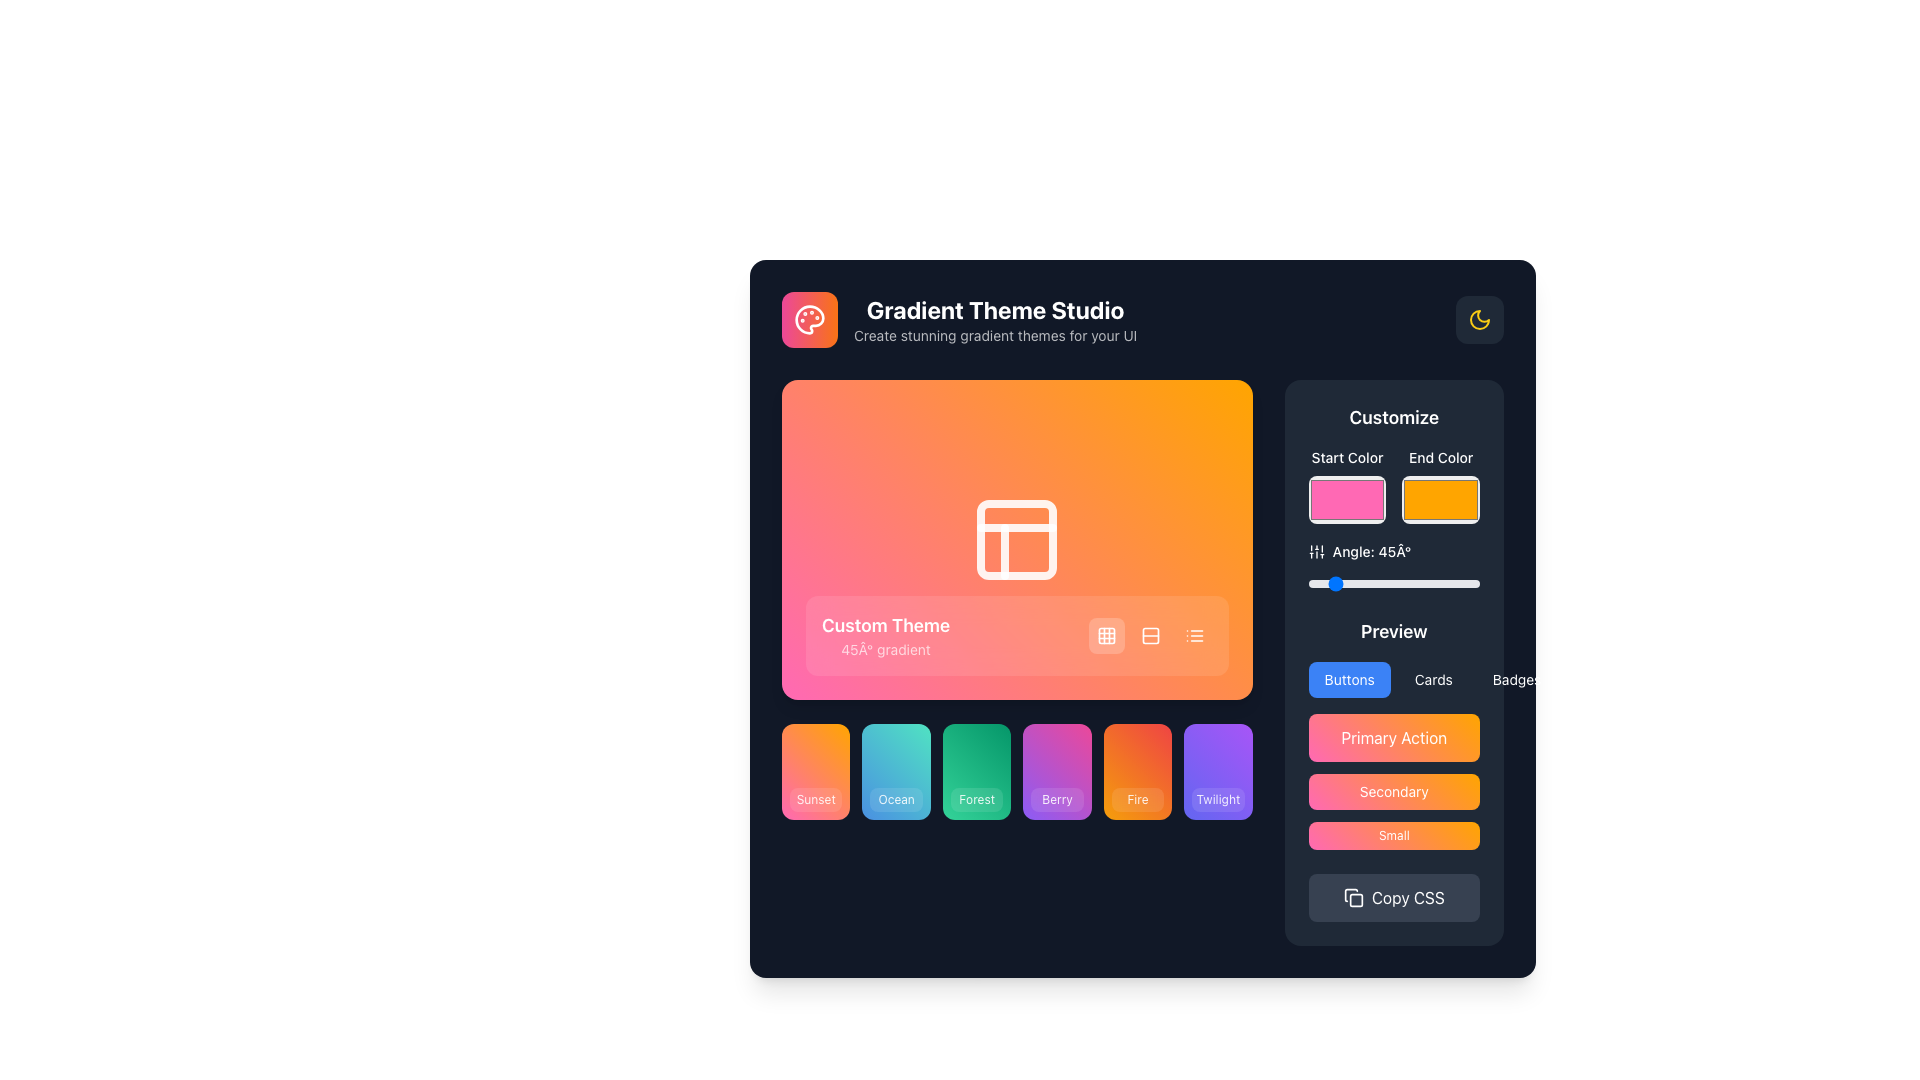 This screenshot has height=1080, width=1920. Describe the element at coordinates (977, 798) in the screenshot. I see `static text label displaying 'Forest' located at the bottom-center of the gradient theme preview tile, which is the third tile from the left` at that location.